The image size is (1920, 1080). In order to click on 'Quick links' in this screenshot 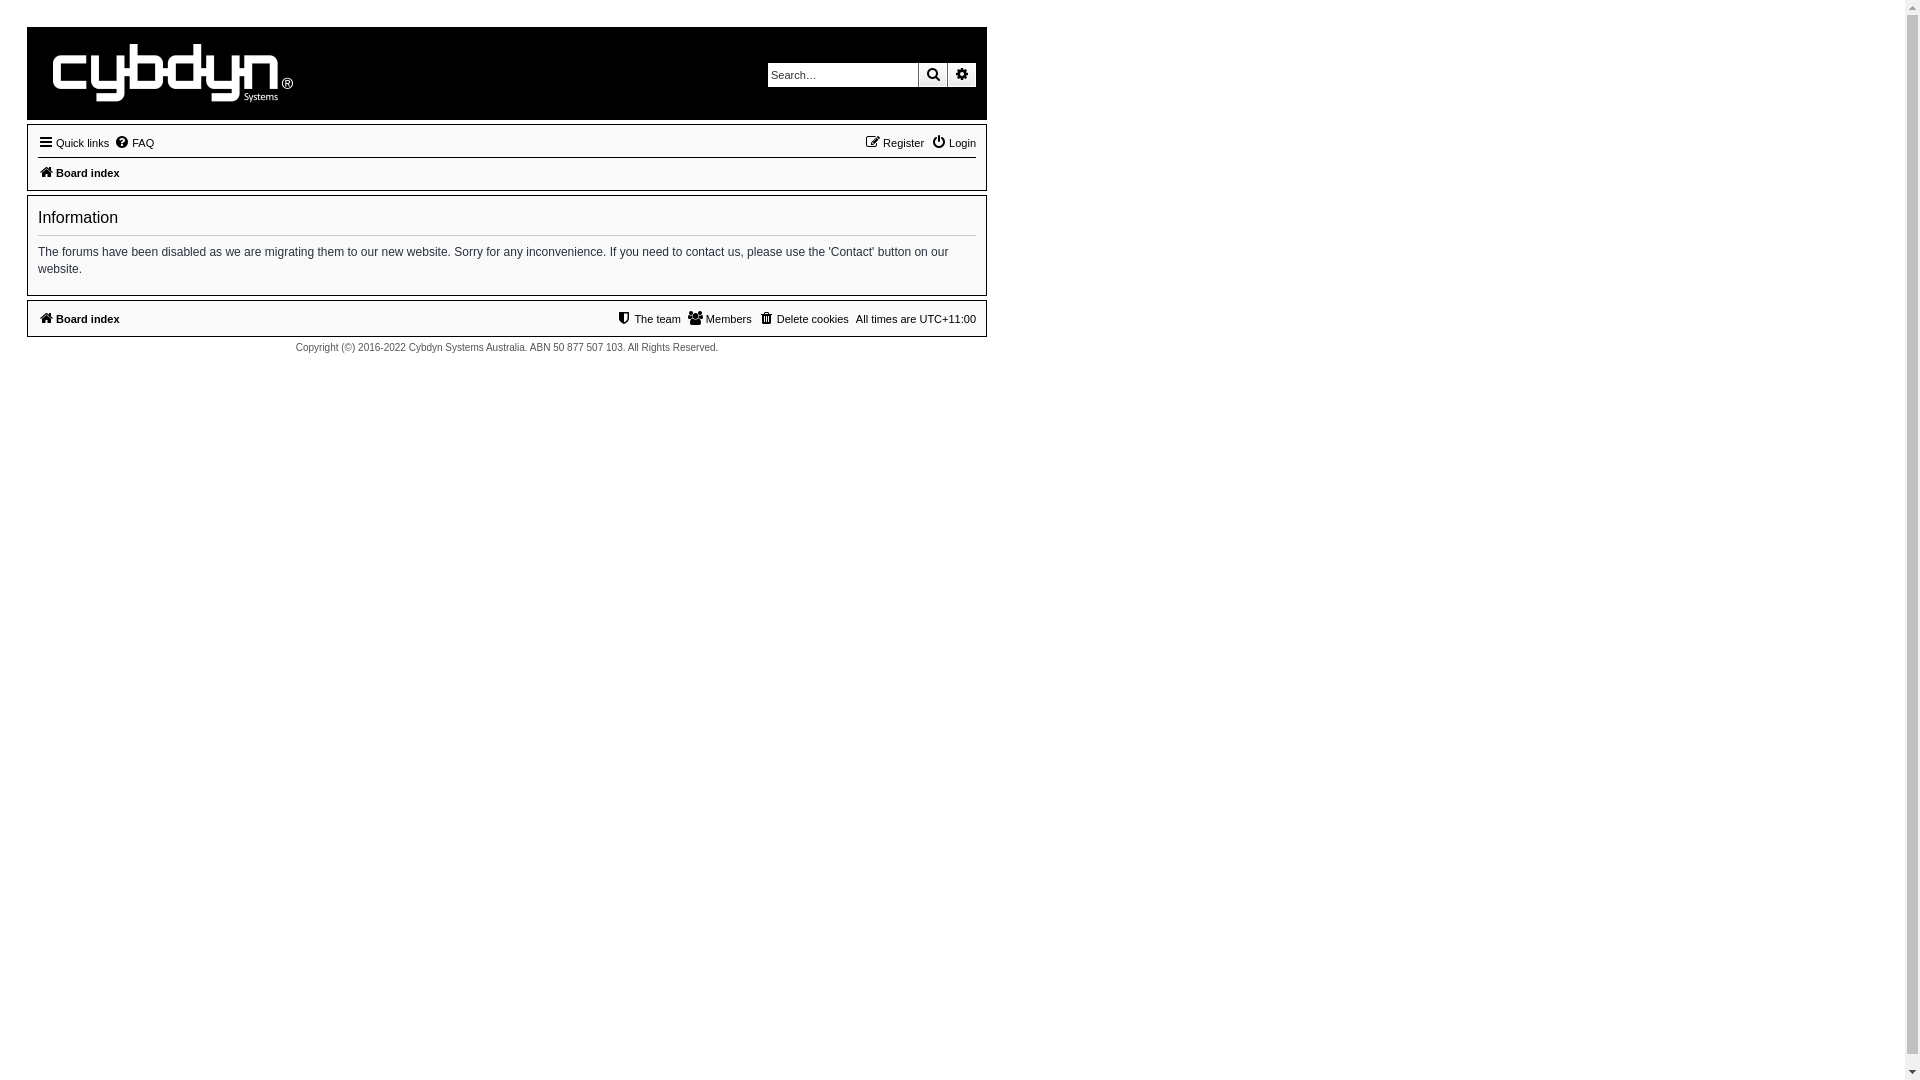, I will do `click(73, 141)`.